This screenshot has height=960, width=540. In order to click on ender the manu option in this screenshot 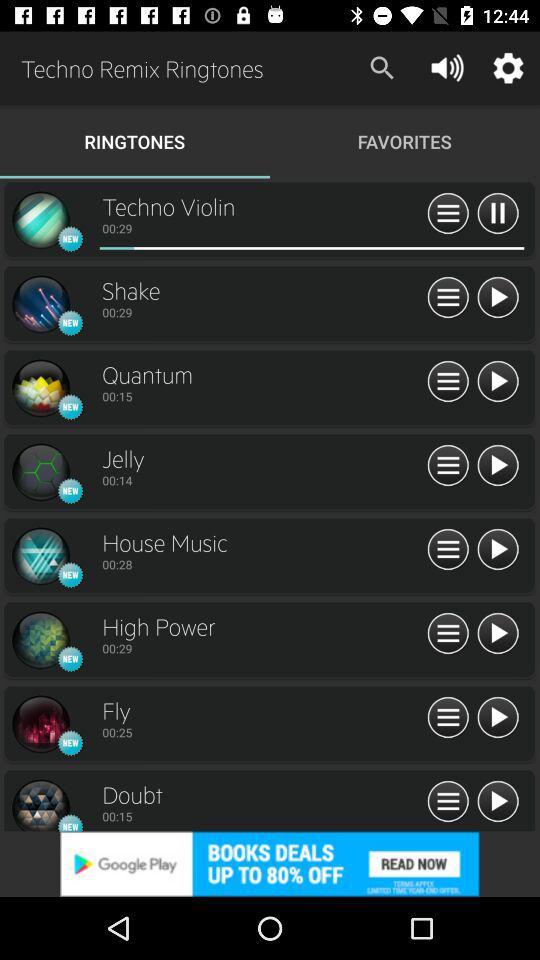, I will do `click(448, 633)`.